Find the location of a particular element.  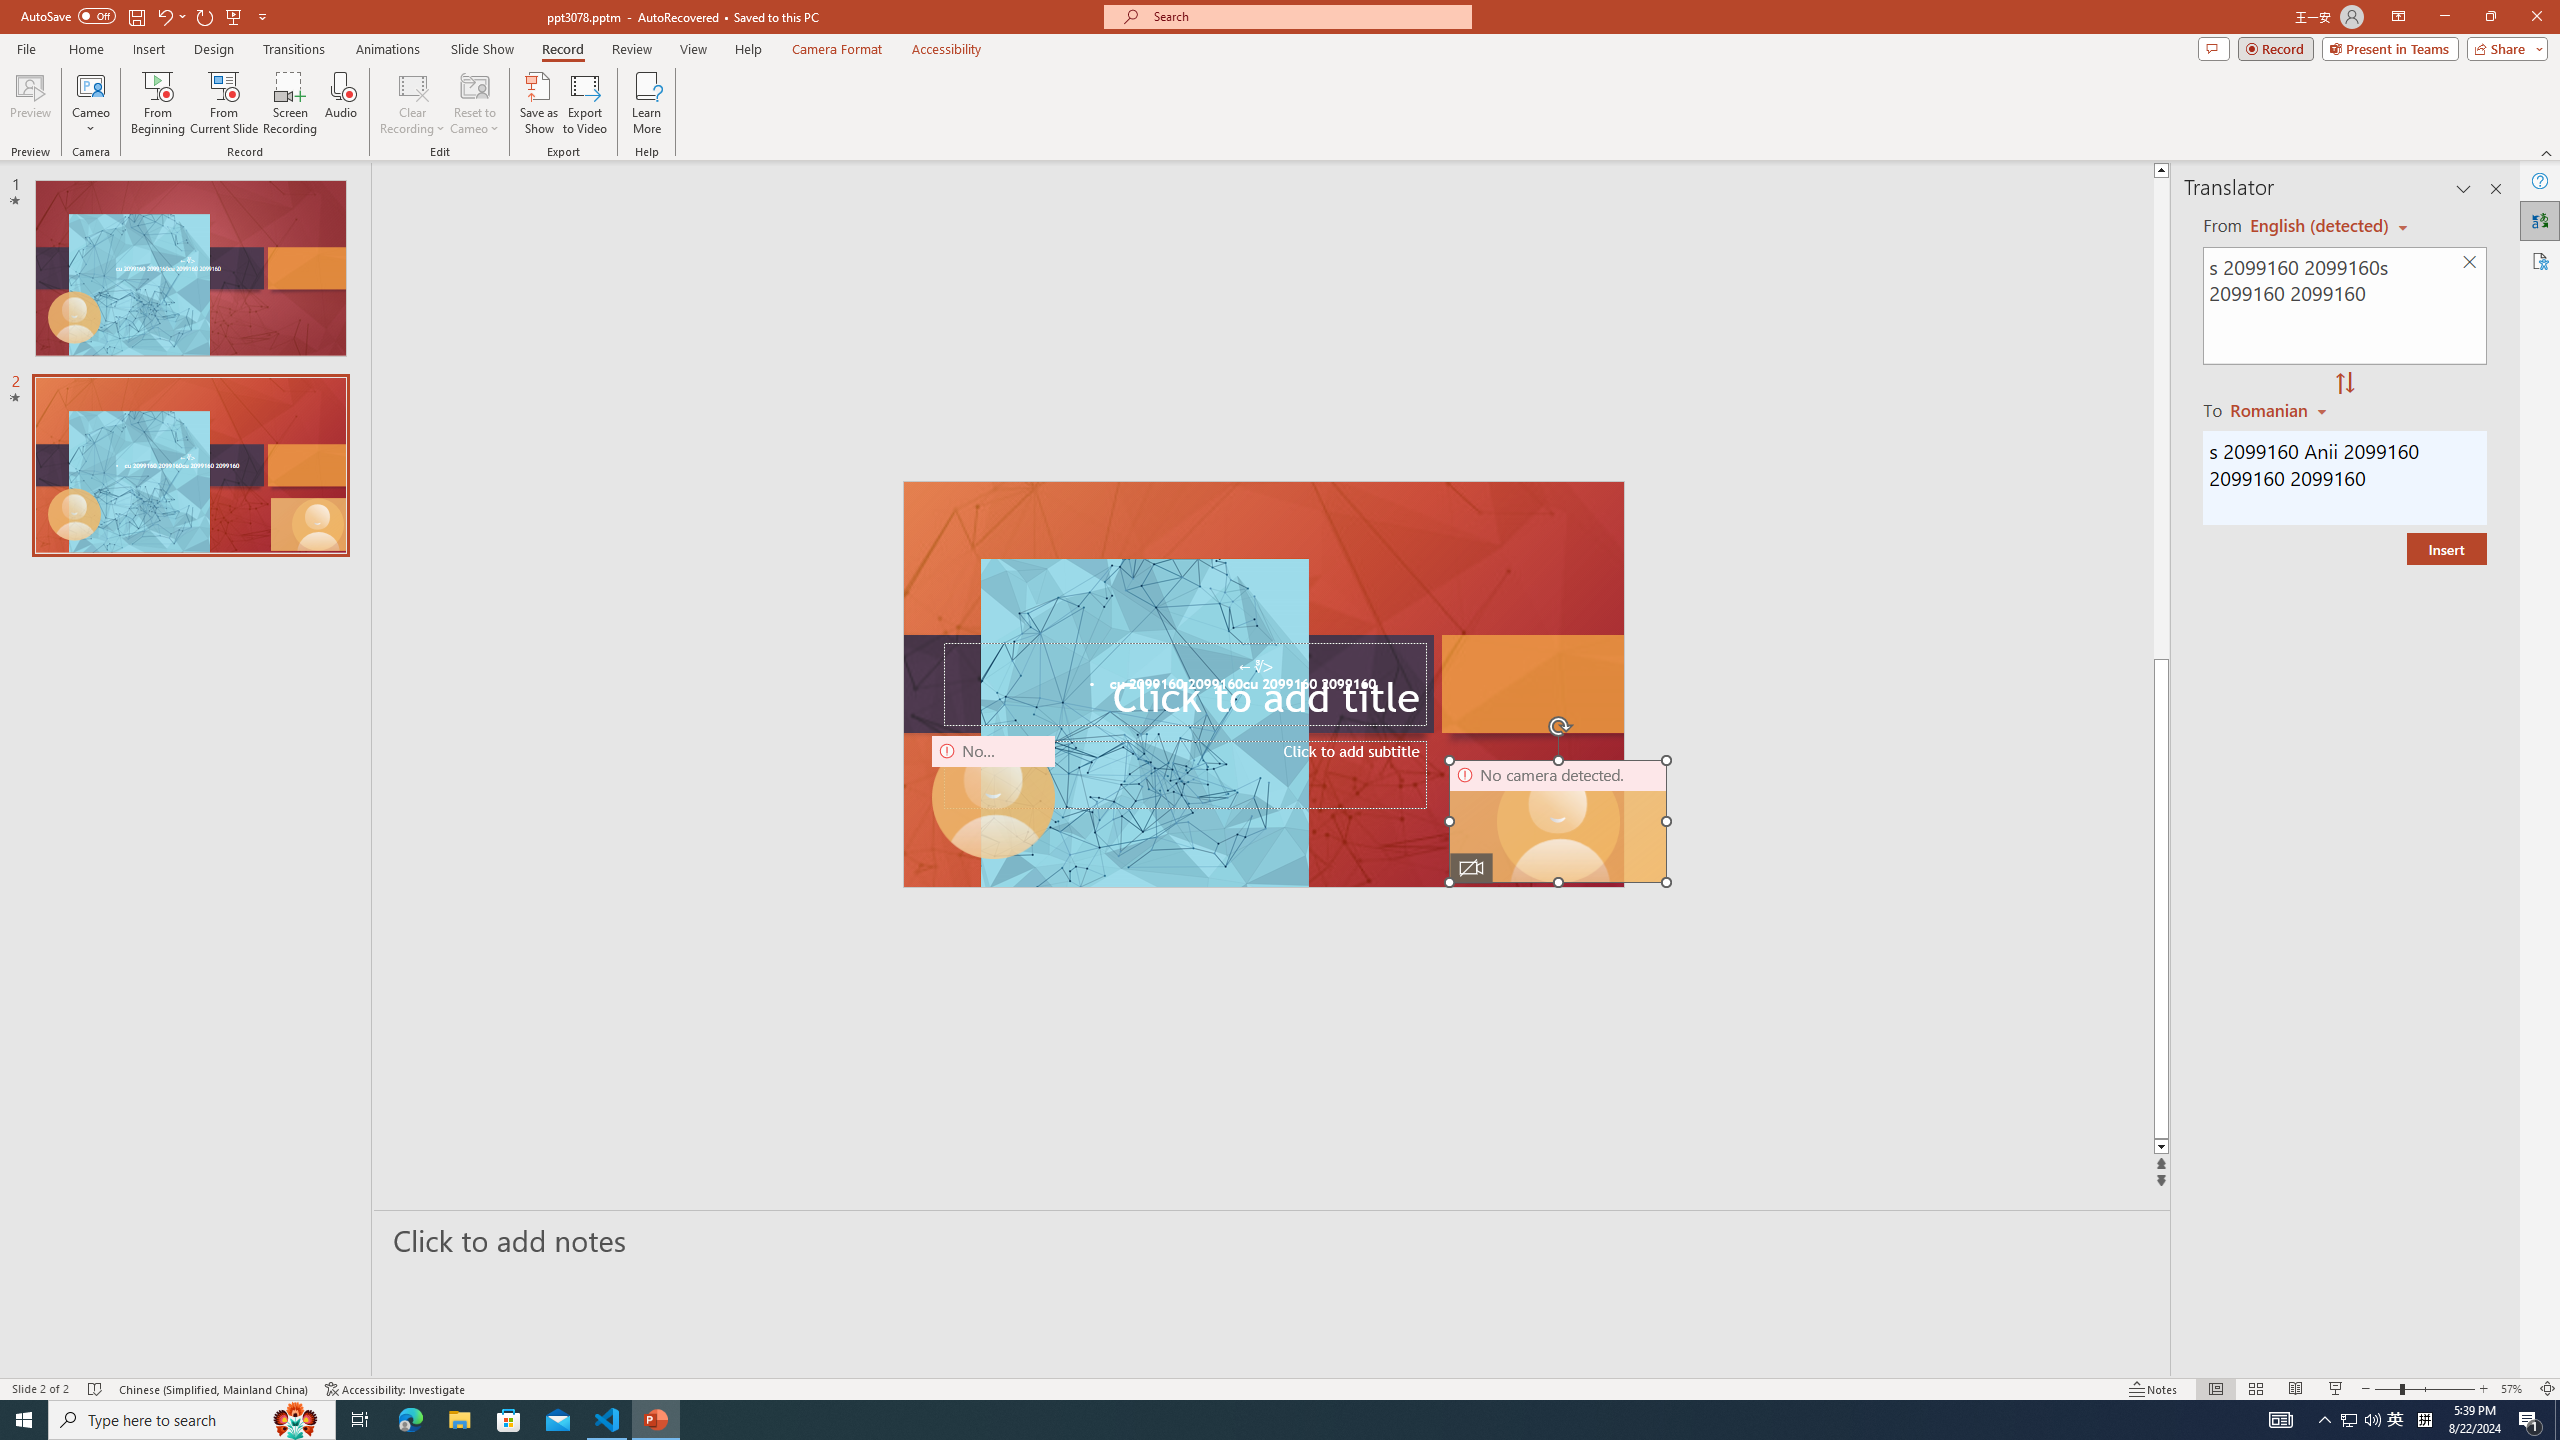

'From Current Slide...' is located at coordinates (224, 103).